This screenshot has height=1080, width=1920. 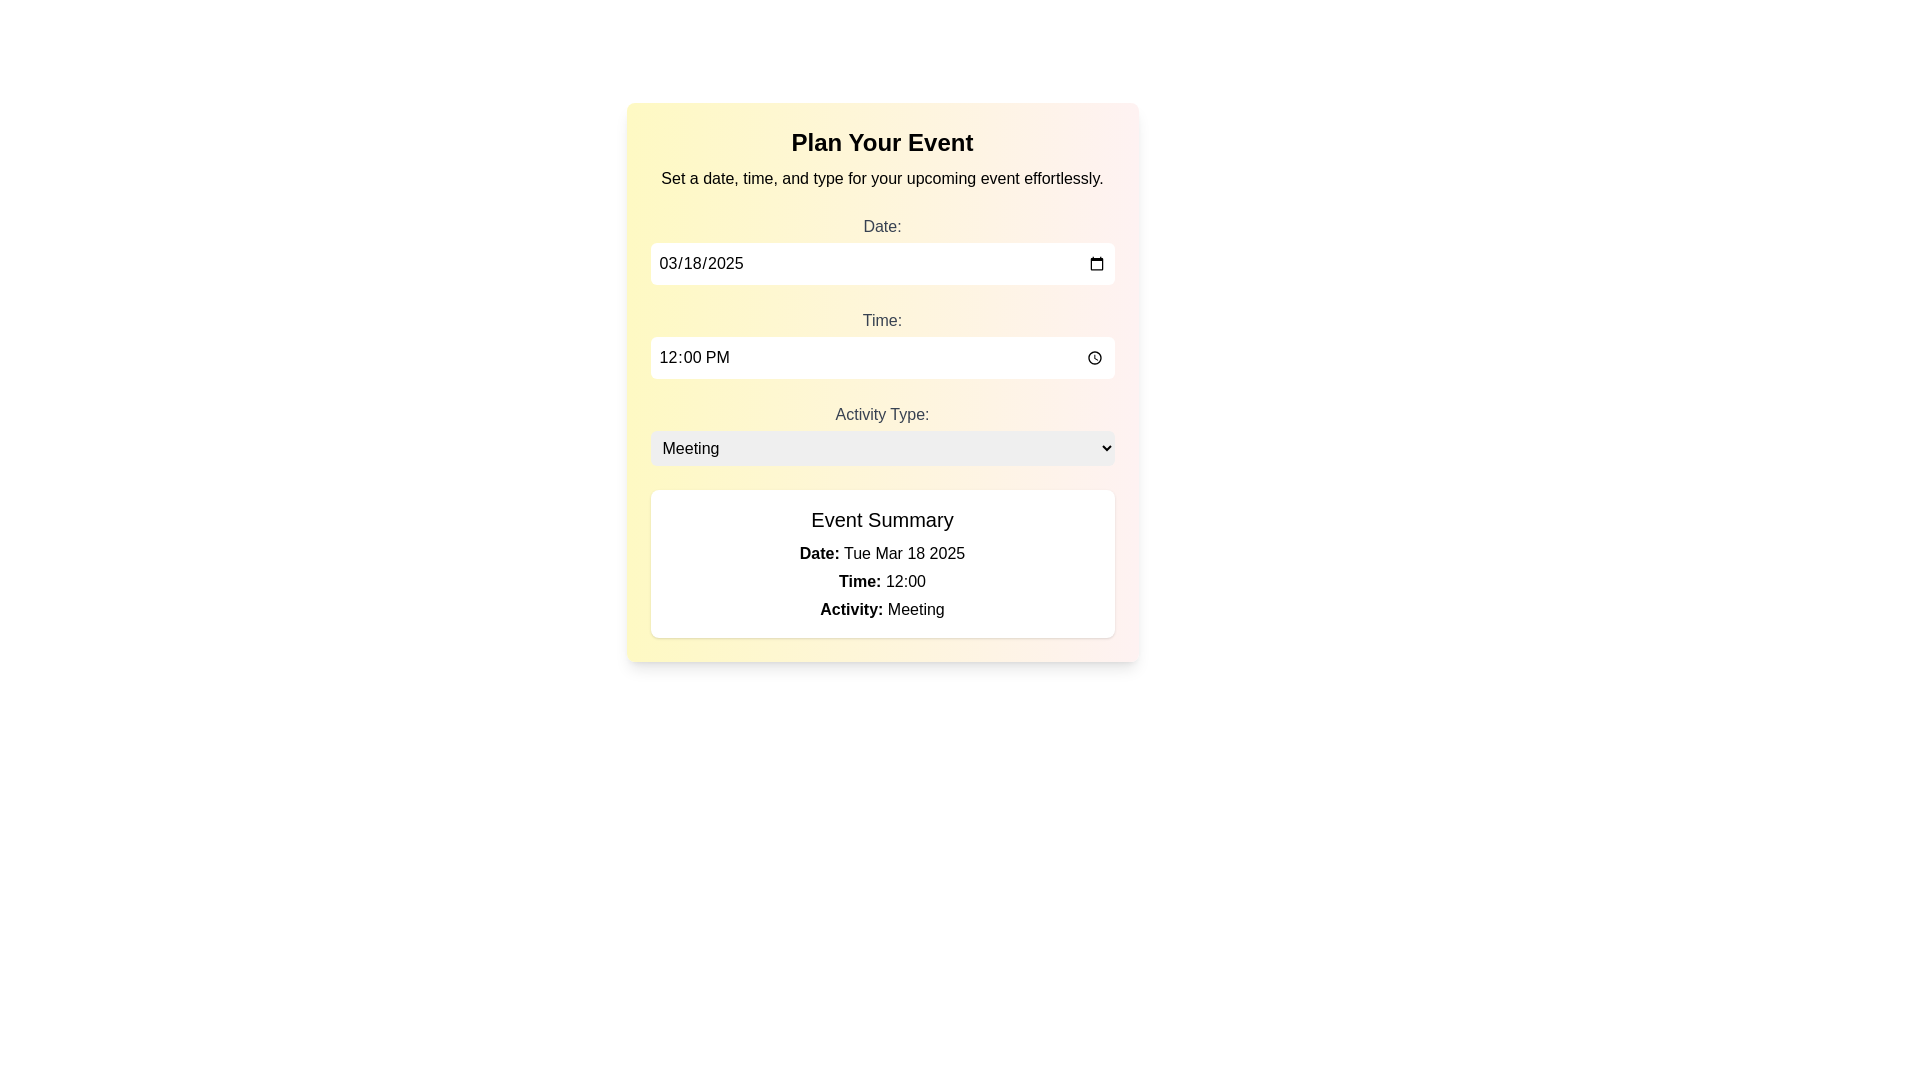 What do you see at coordinates (881, 357) in the screenshot?
I see `the time` at bounding box center [881, 357].